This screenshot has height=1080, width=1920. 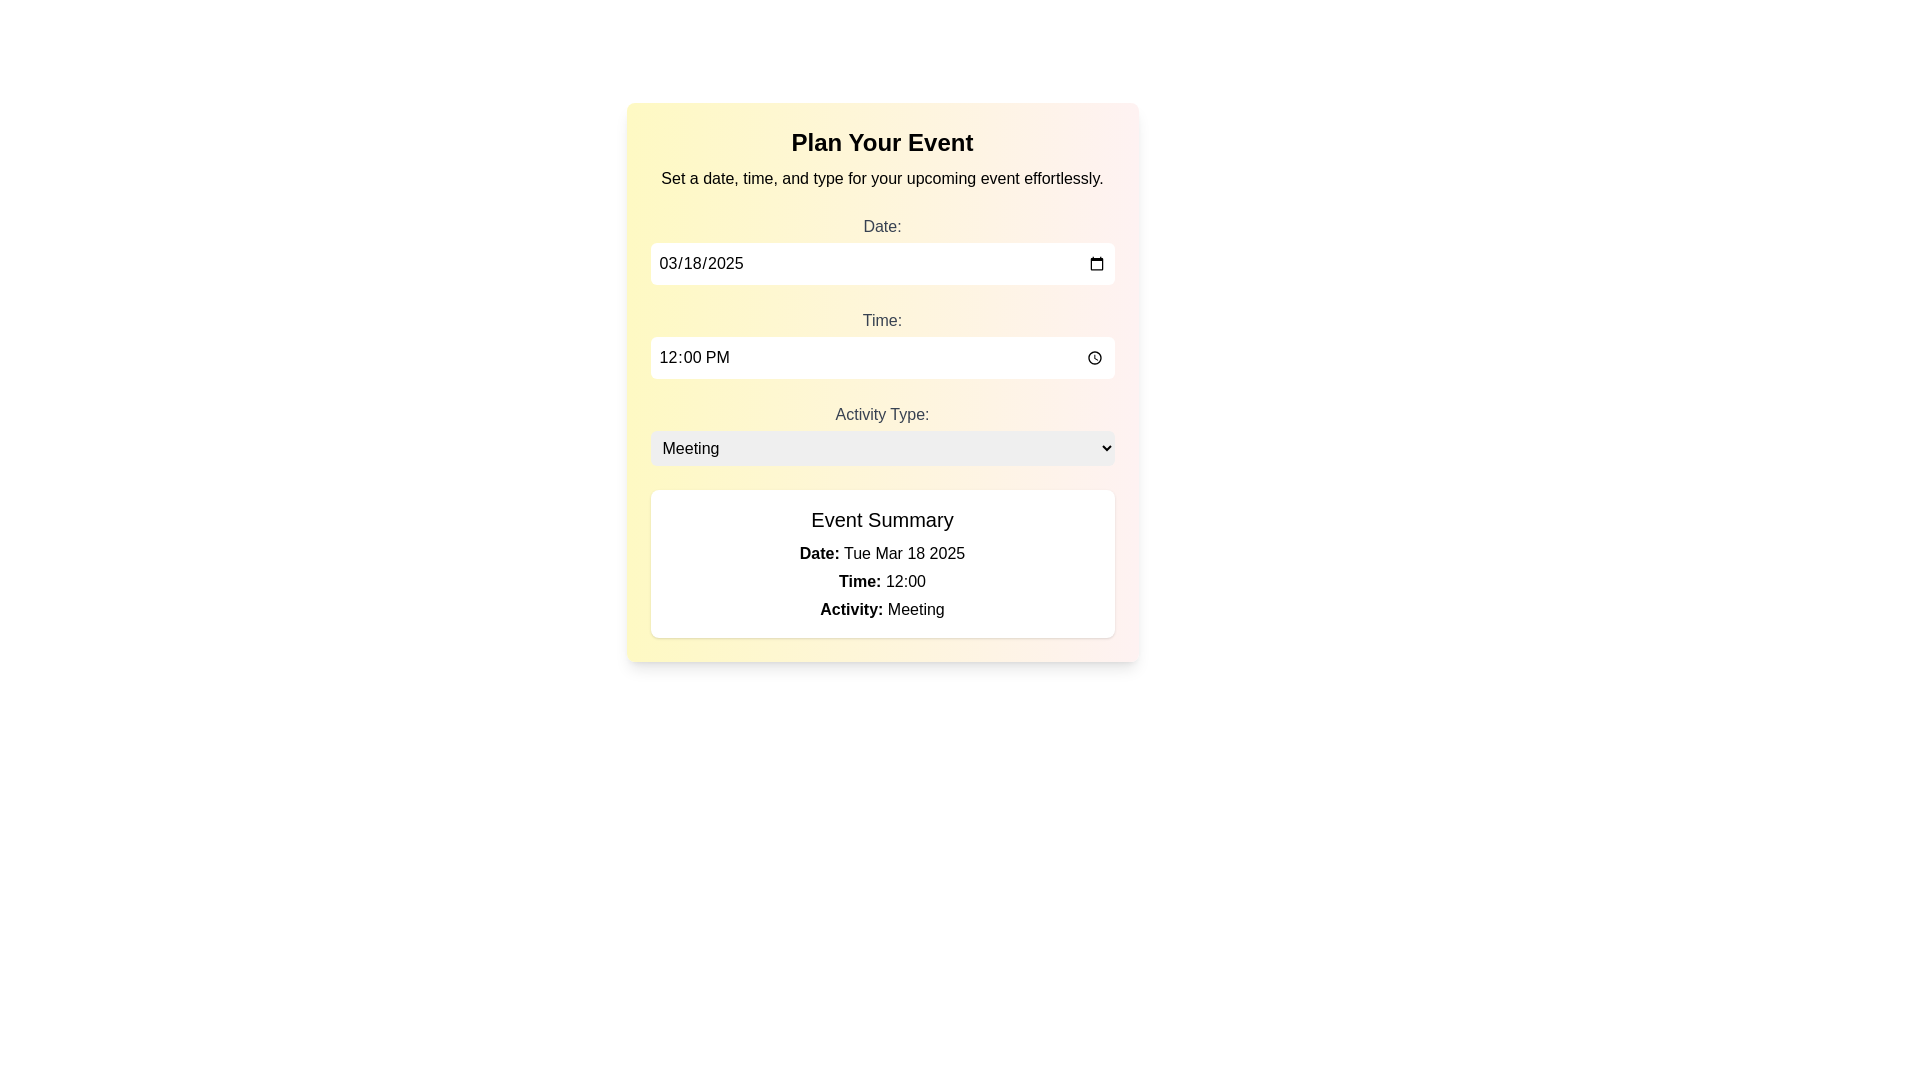 What do you see at coordinates (881, 357) in the screenshot?
I see `the time` at bounding box center [881, 357].